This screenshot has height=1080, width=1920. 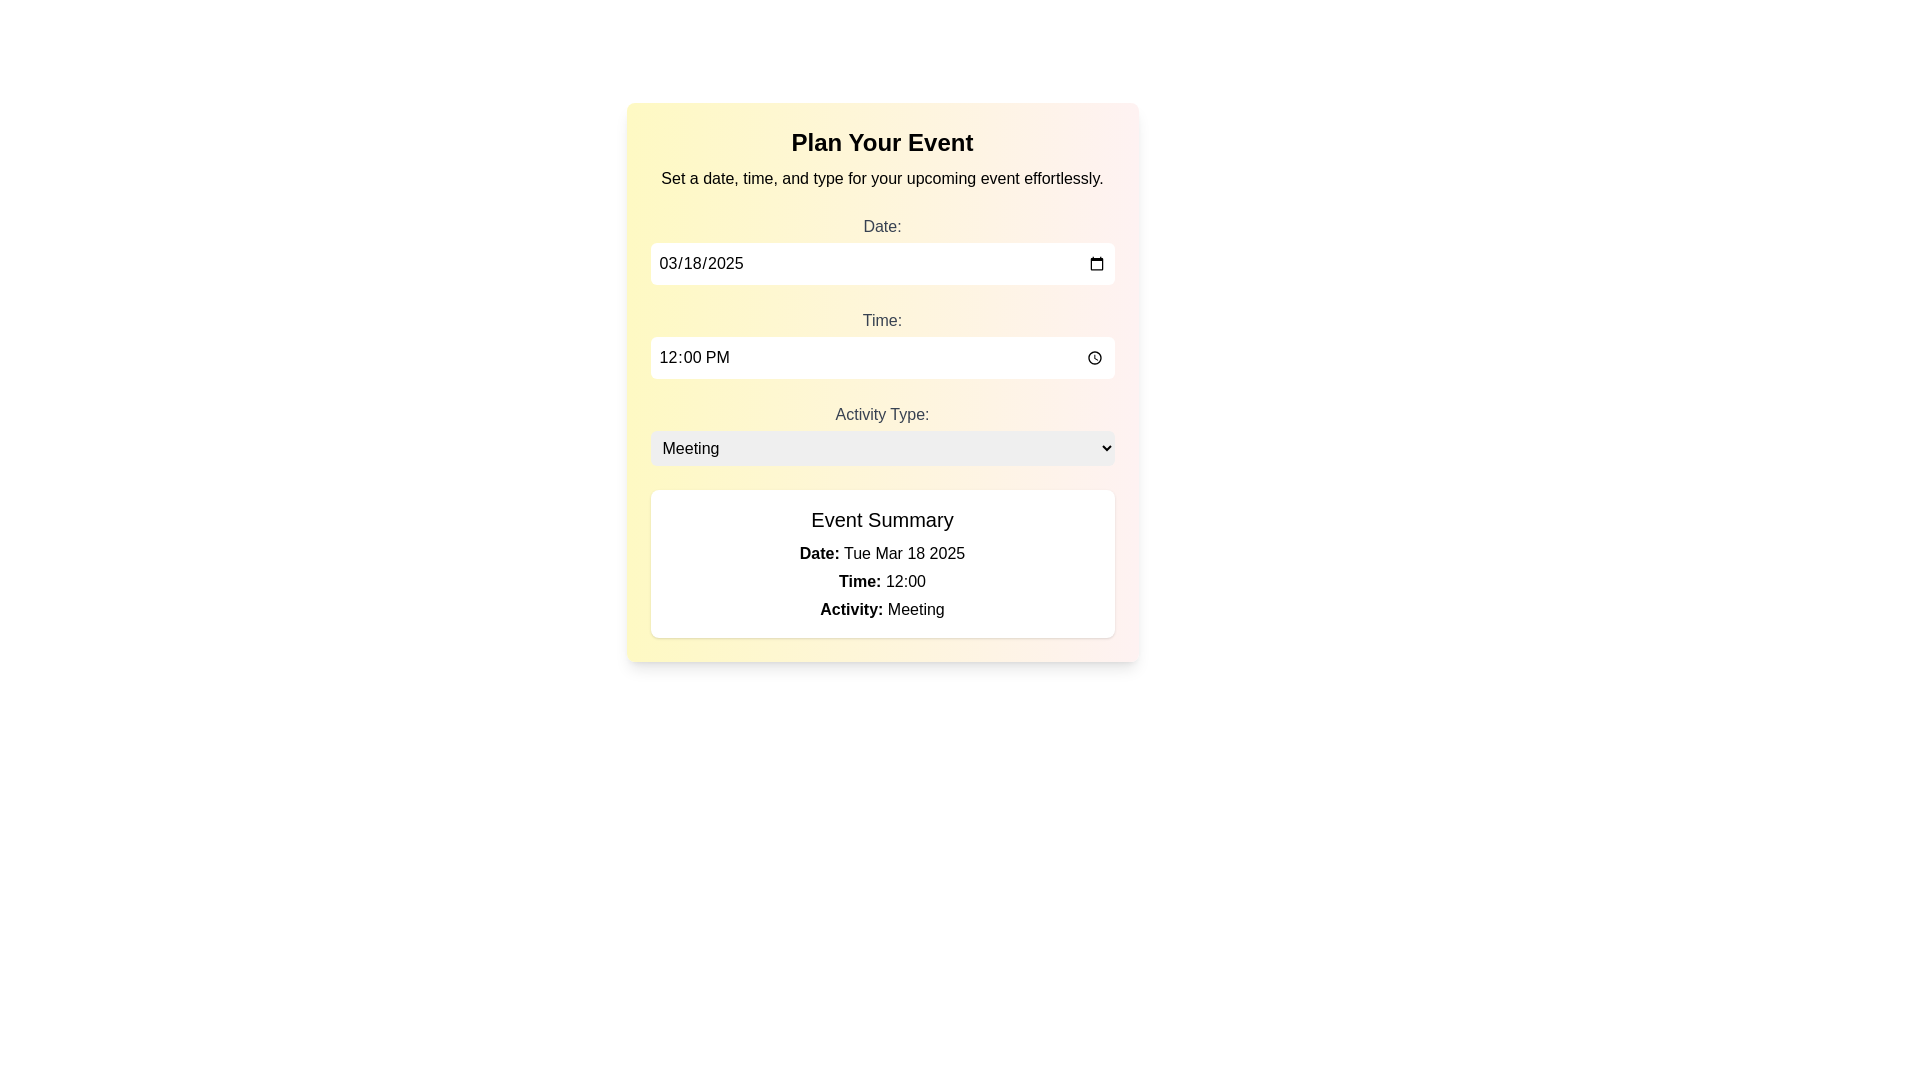 What do you see at coordinates (881, 357) in the screenshot?
I see `the time` at bounding box center [881, 357].